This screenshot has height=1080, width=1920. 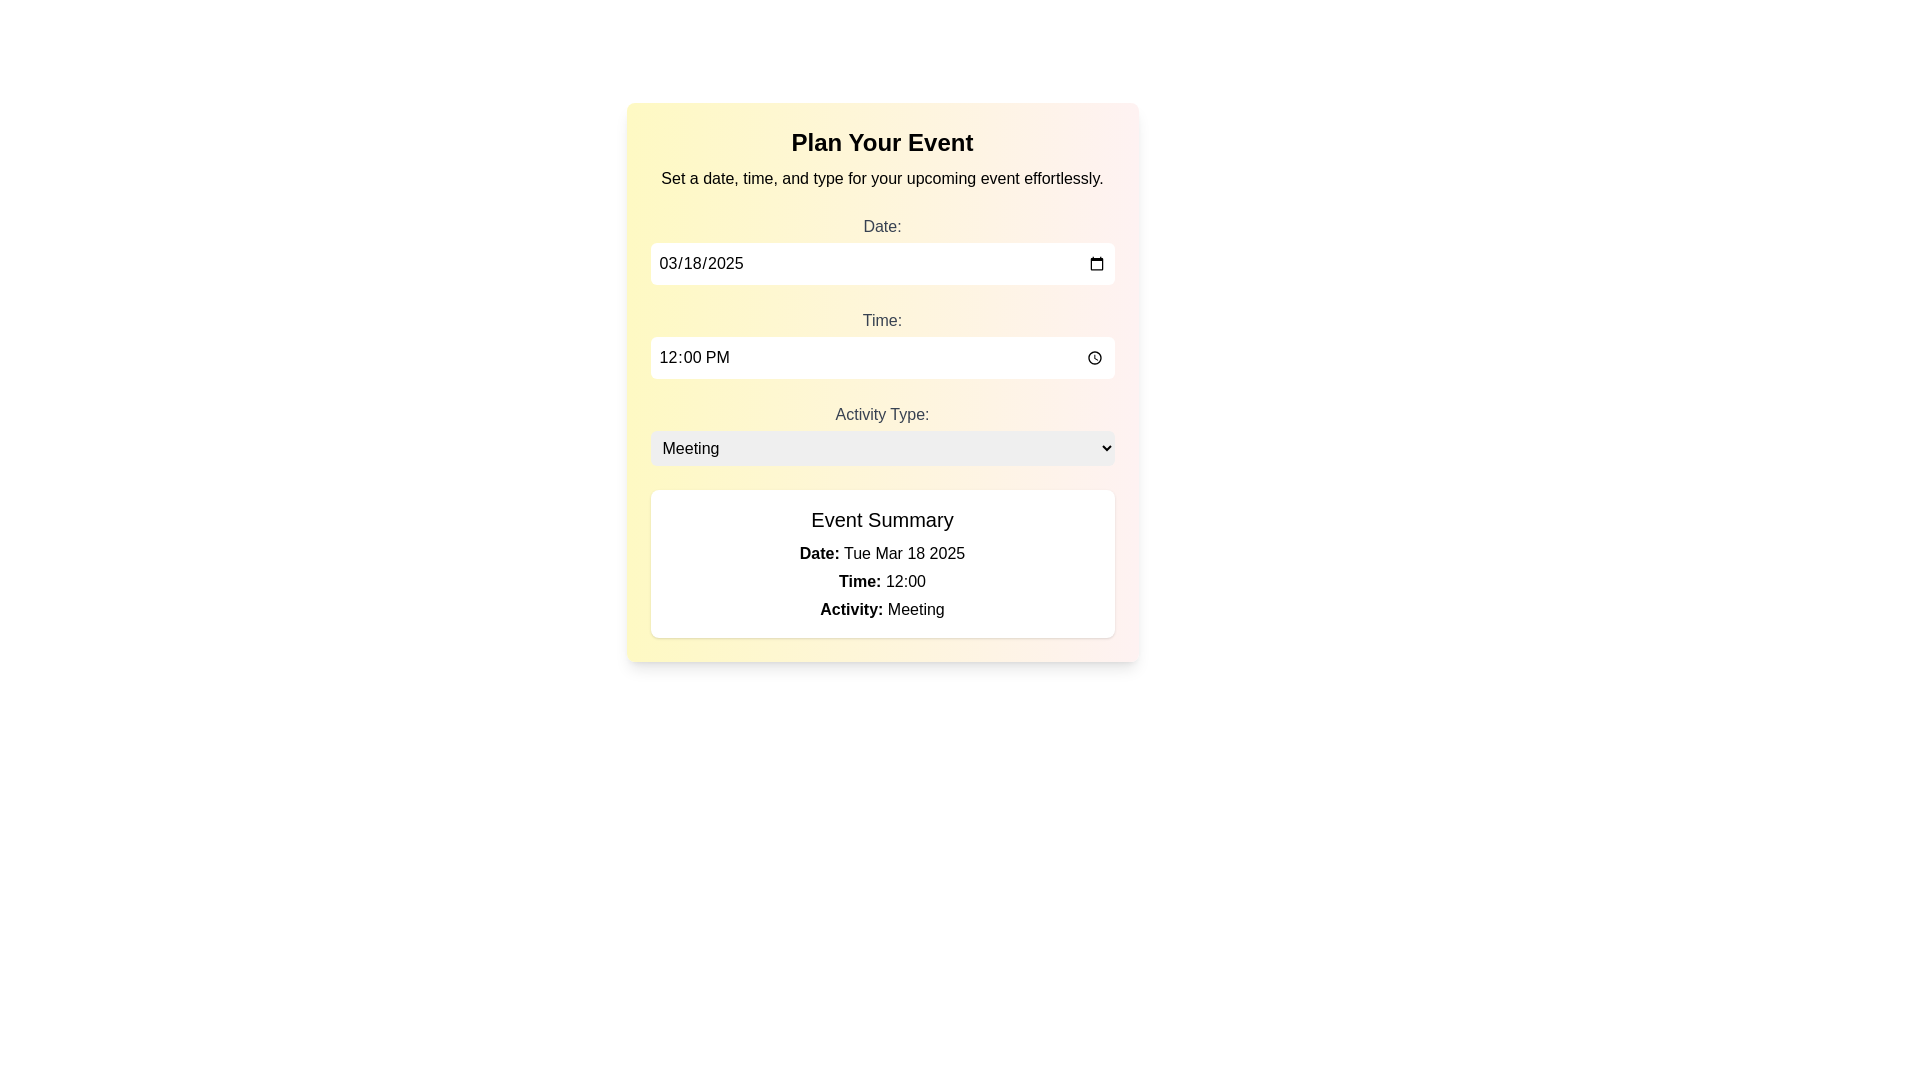 What do you see at coordinates (881, 357) in the screenshot?
I see `the time` at bounding box center [881, 357].